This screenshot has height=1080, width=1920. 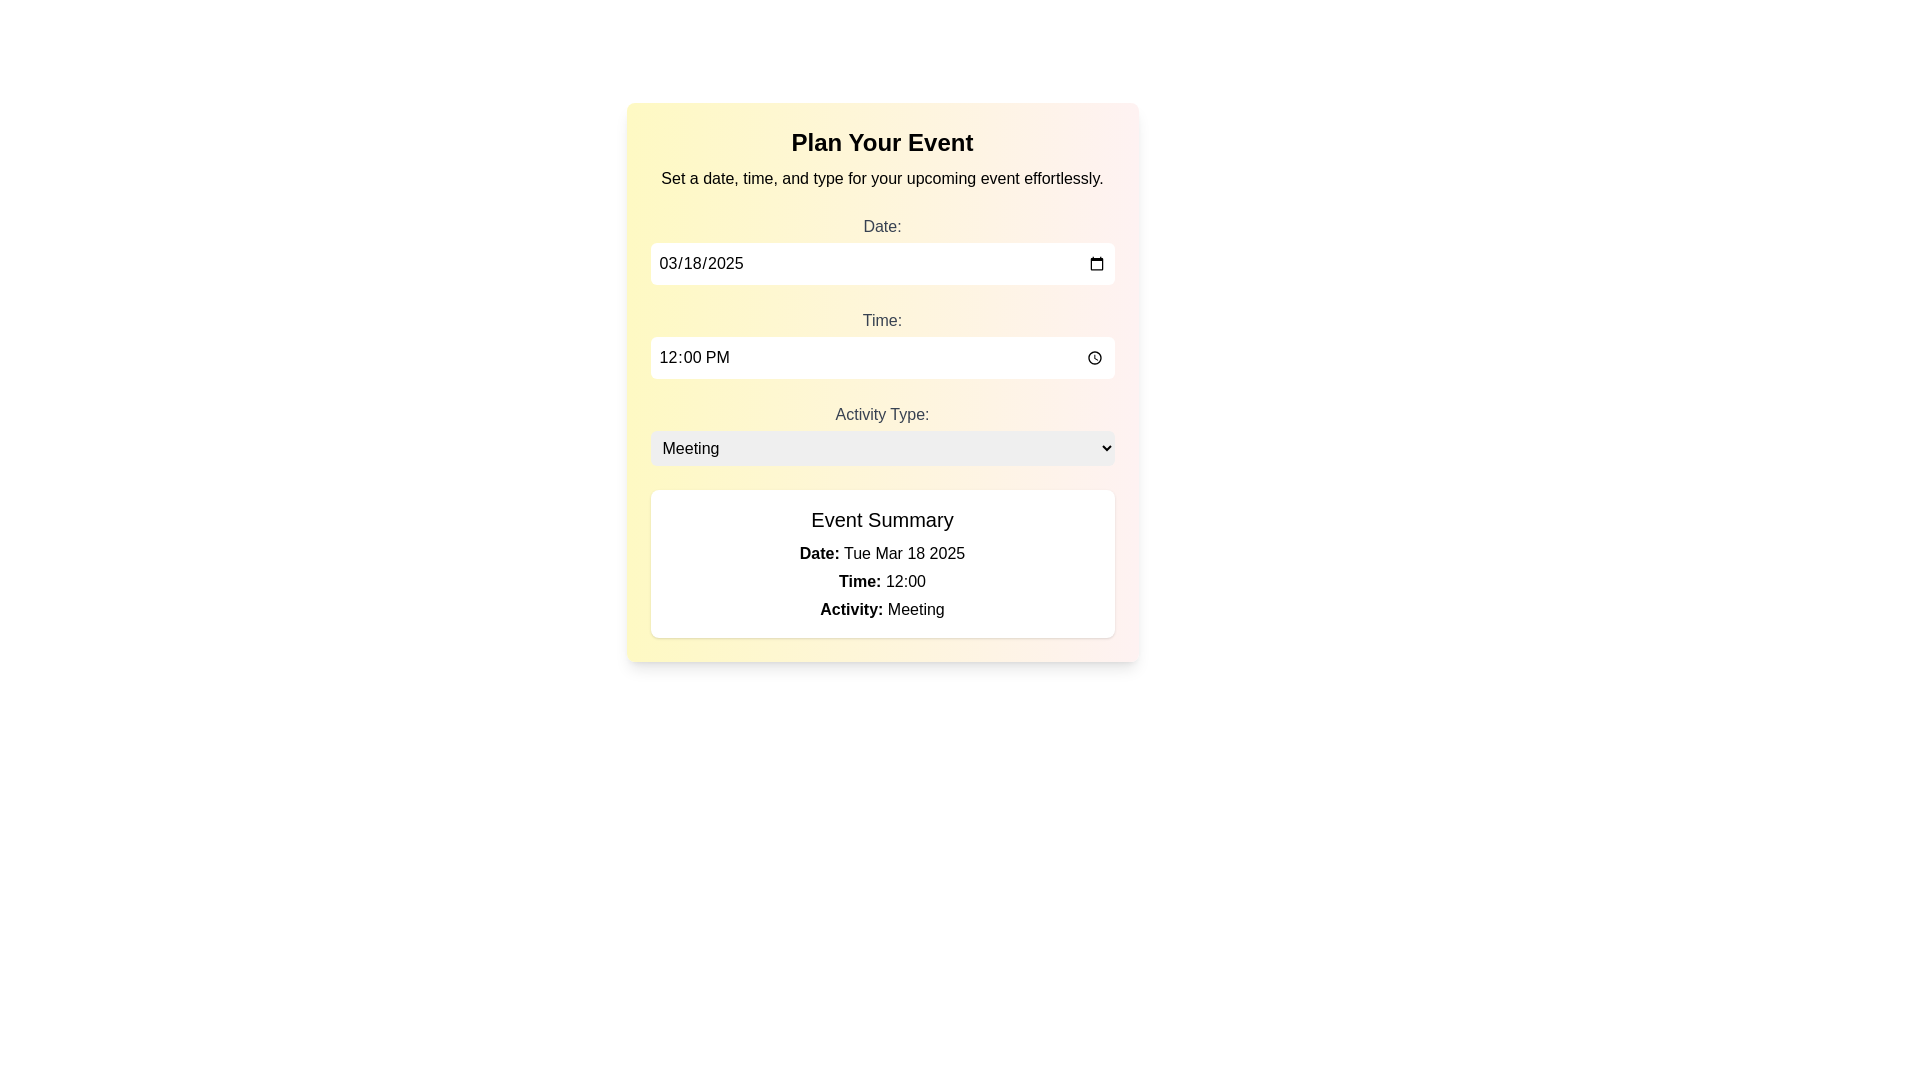 What do you see at coordinates (881, 357) in the screenshot?
I see `the time` at bounding box center [881, 357].